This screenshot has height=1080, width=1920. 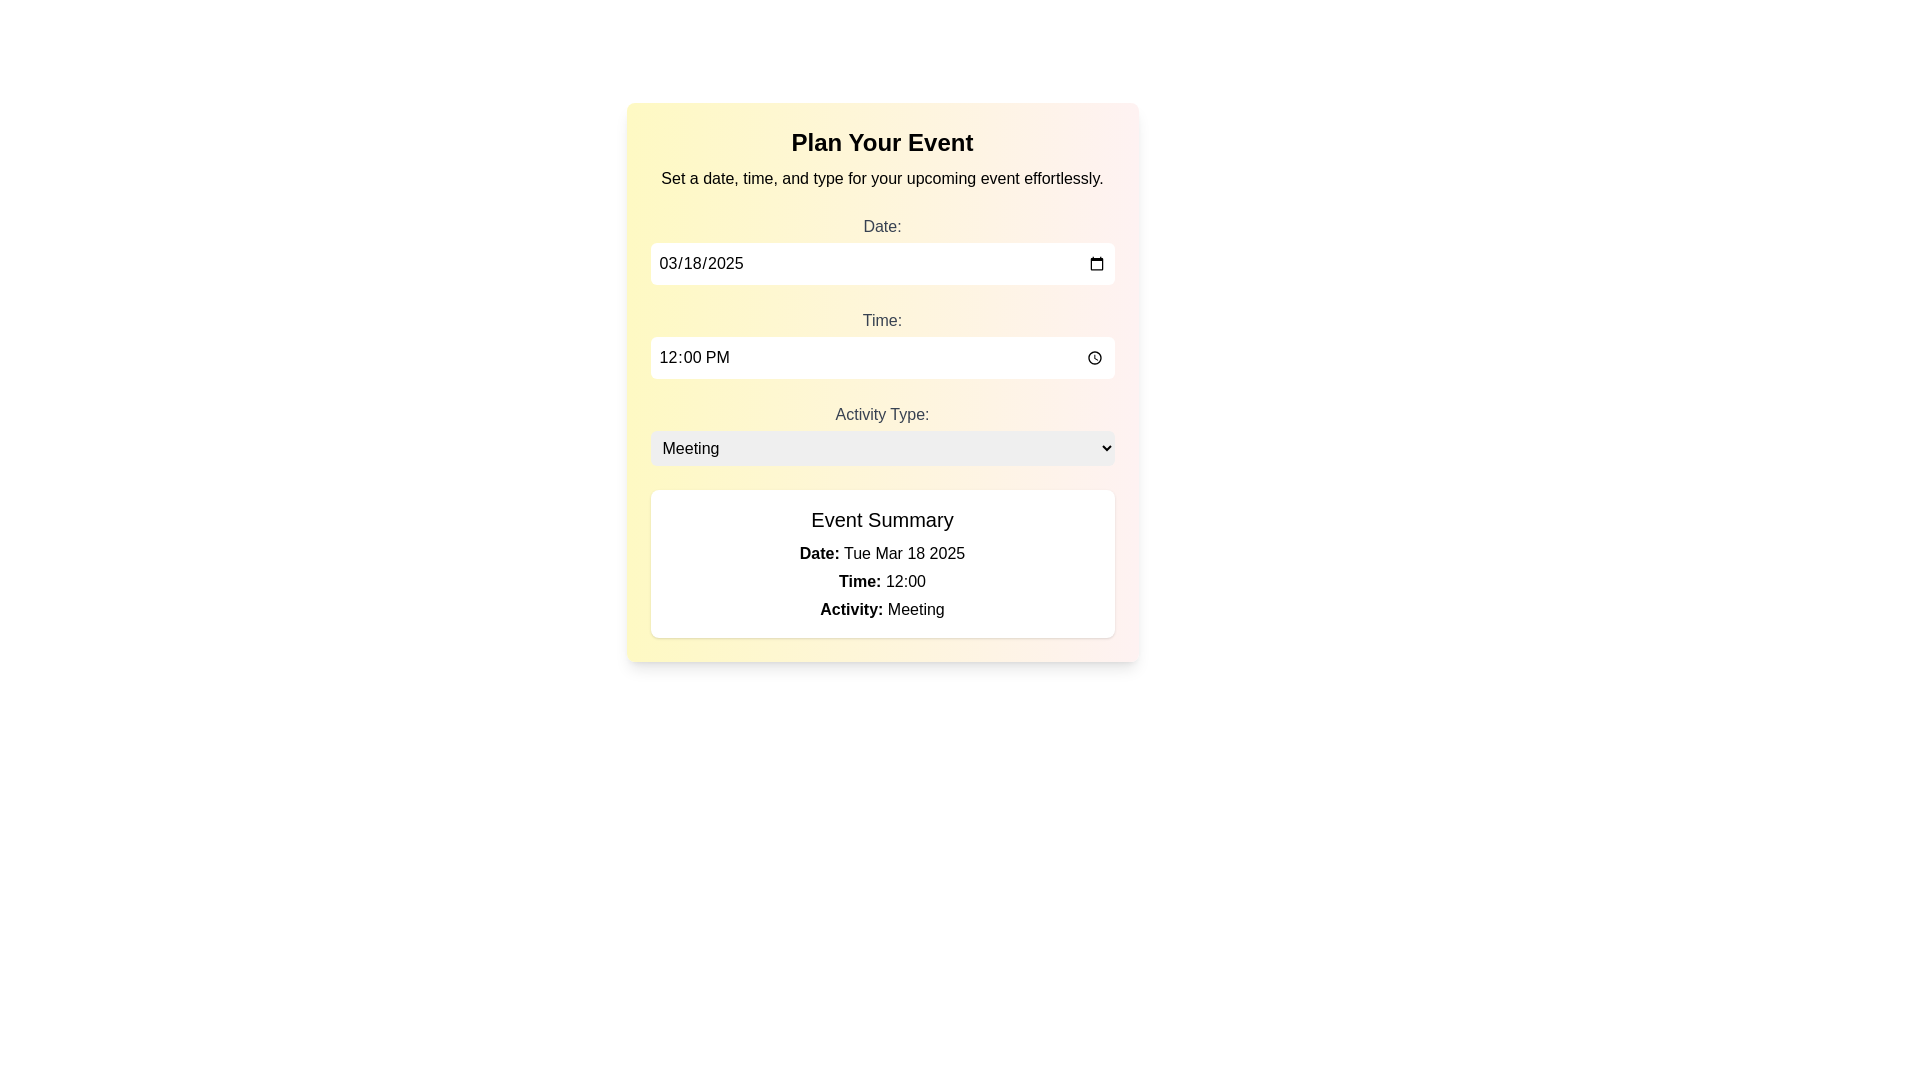 What do you see at coordinates (881, 357) in the screenshot?
I see `the time` at bounding box center [881, 357].